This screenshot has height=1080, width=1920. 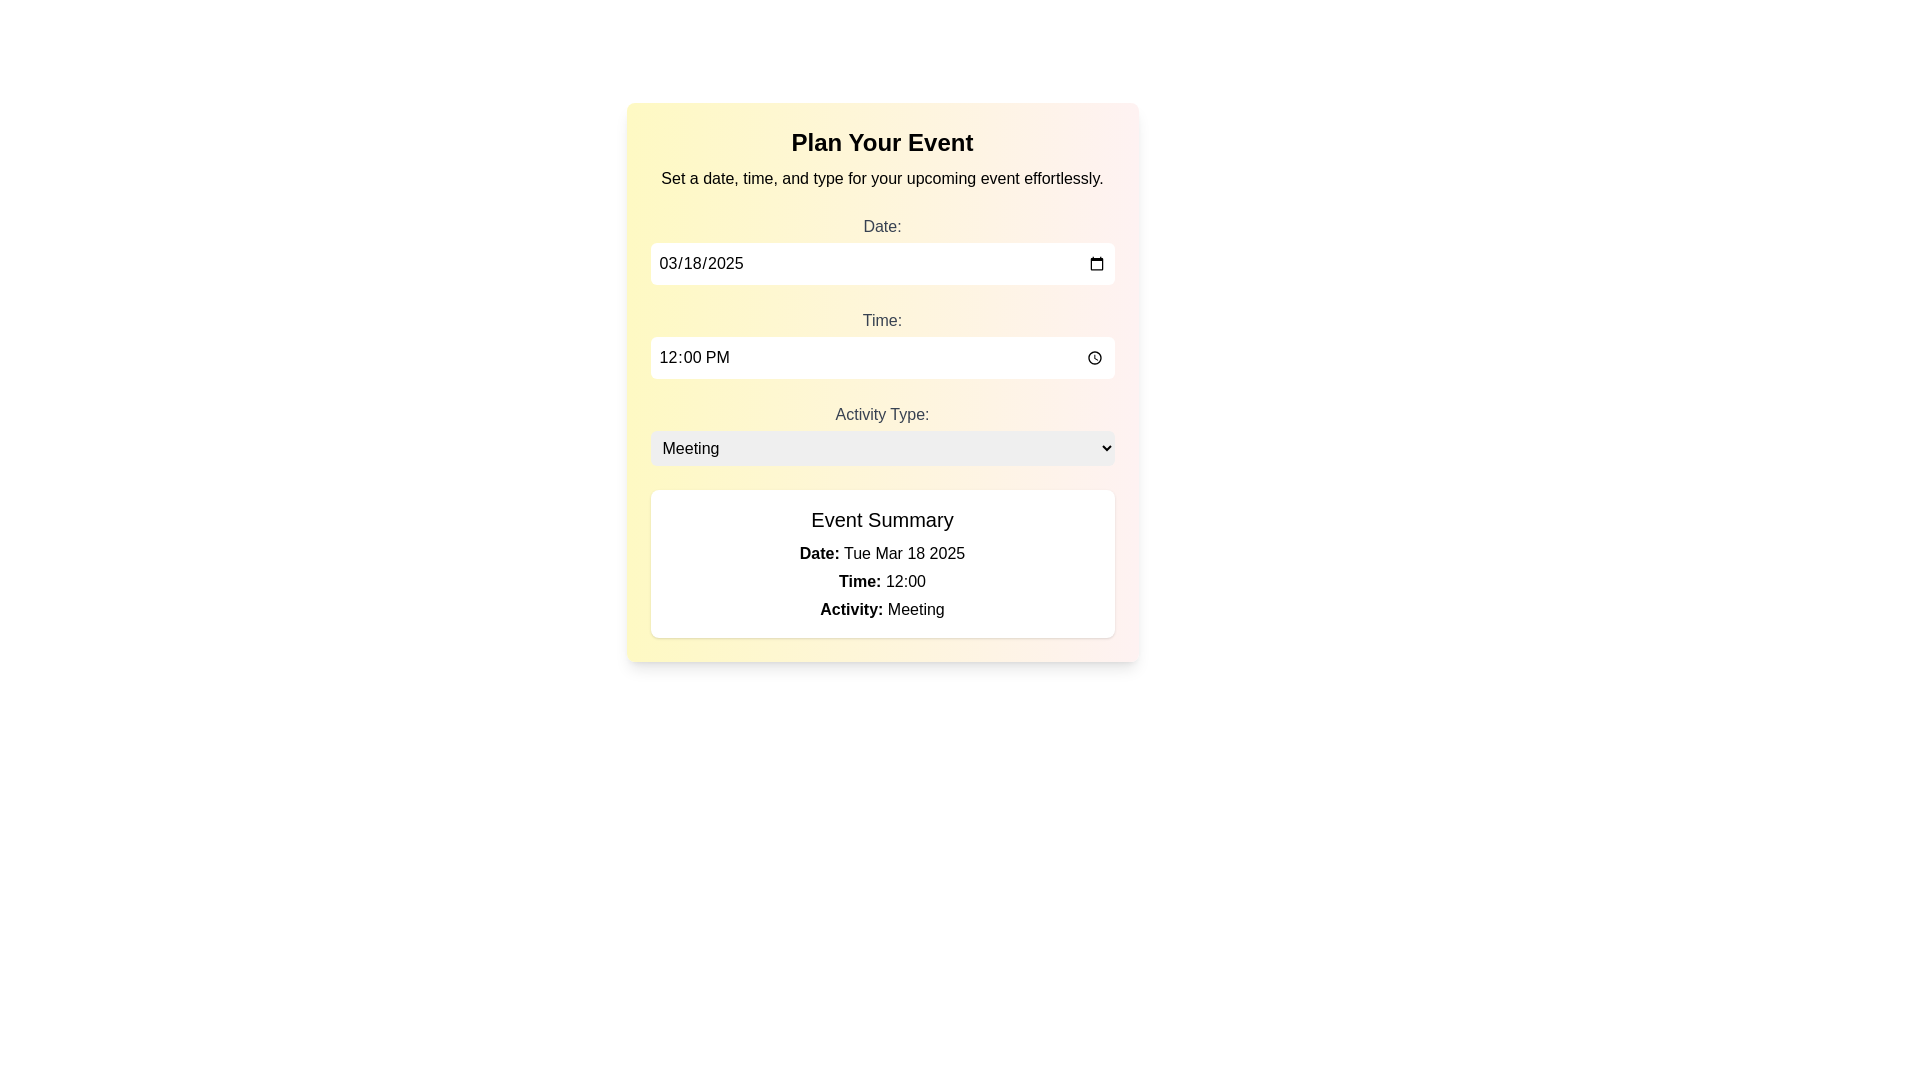 What do you see at coordinates (881, 357) in the screenshot?
I see `the time` at bounding box center [881, 357].